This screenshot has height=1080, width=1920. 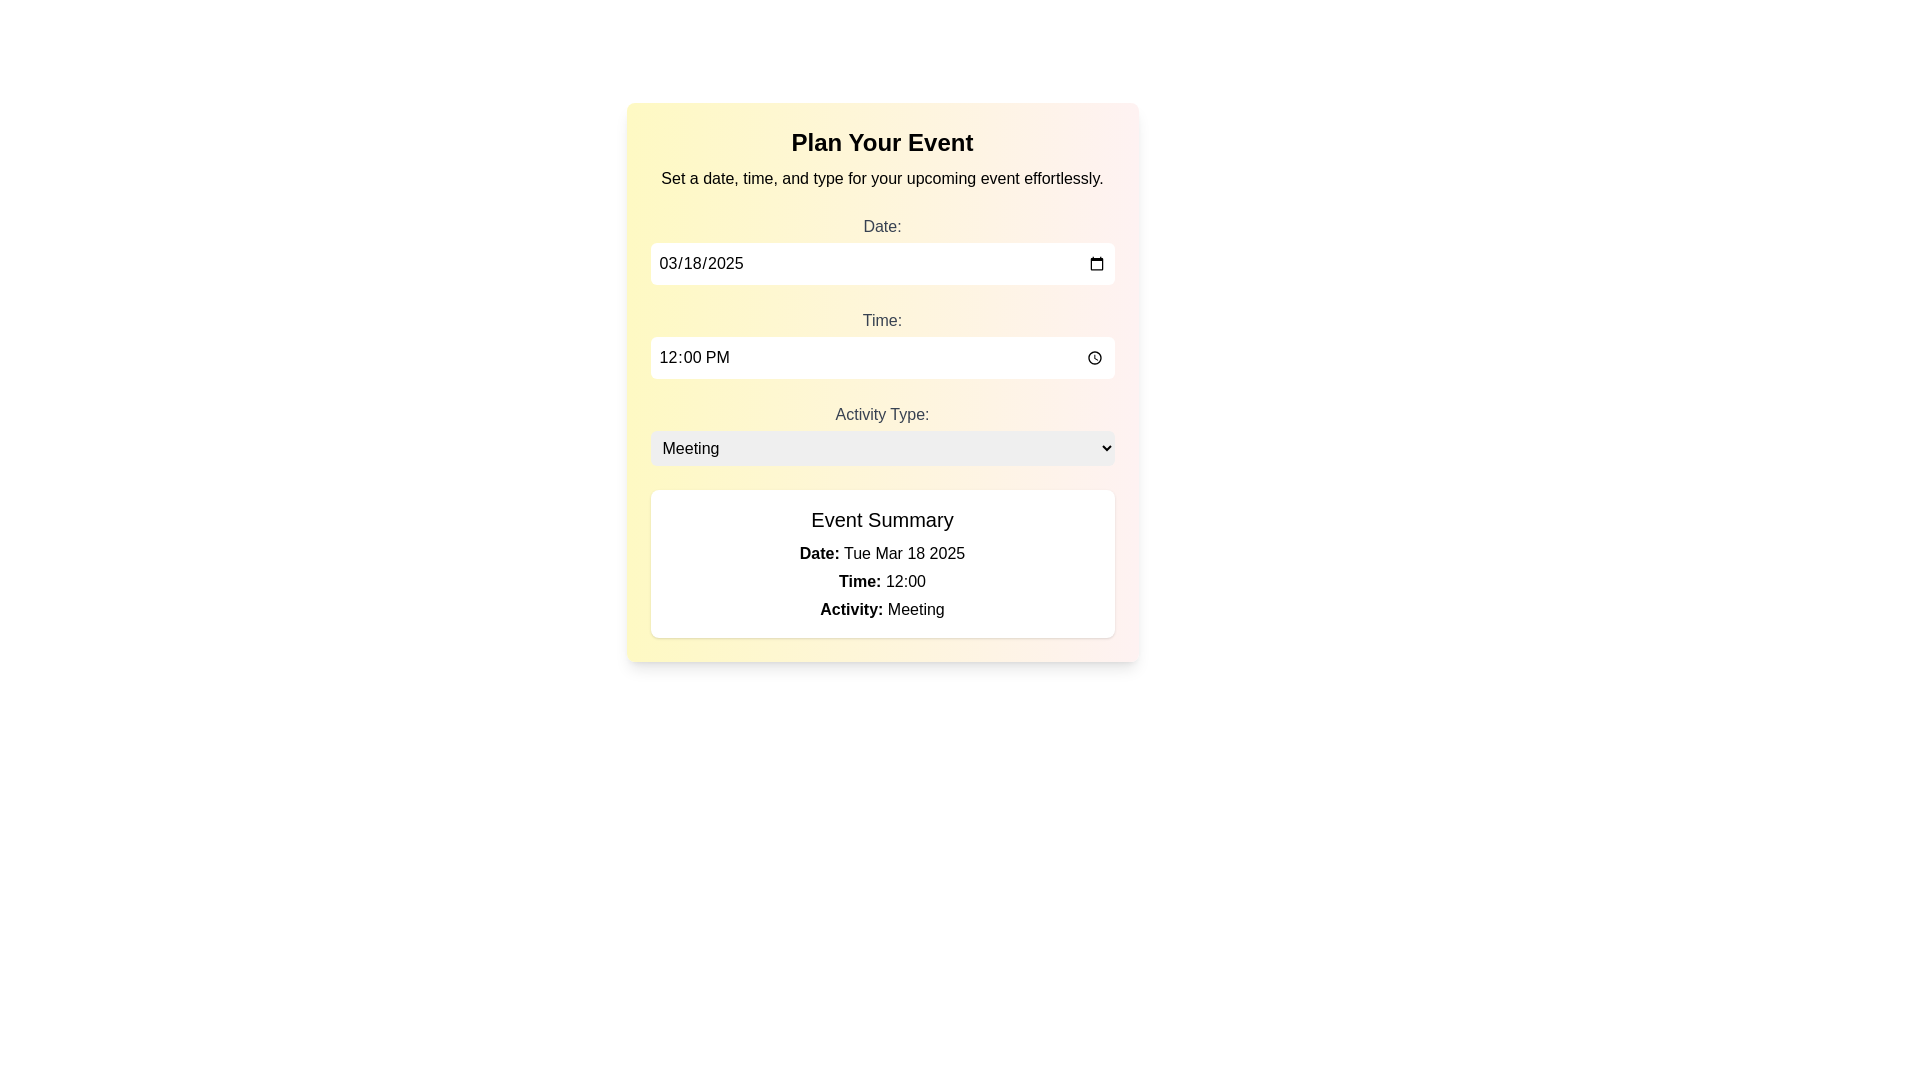 What do you see at coordinates (881, 357) in the screenshot?
I see `the time` at bounding box center [881, 357].